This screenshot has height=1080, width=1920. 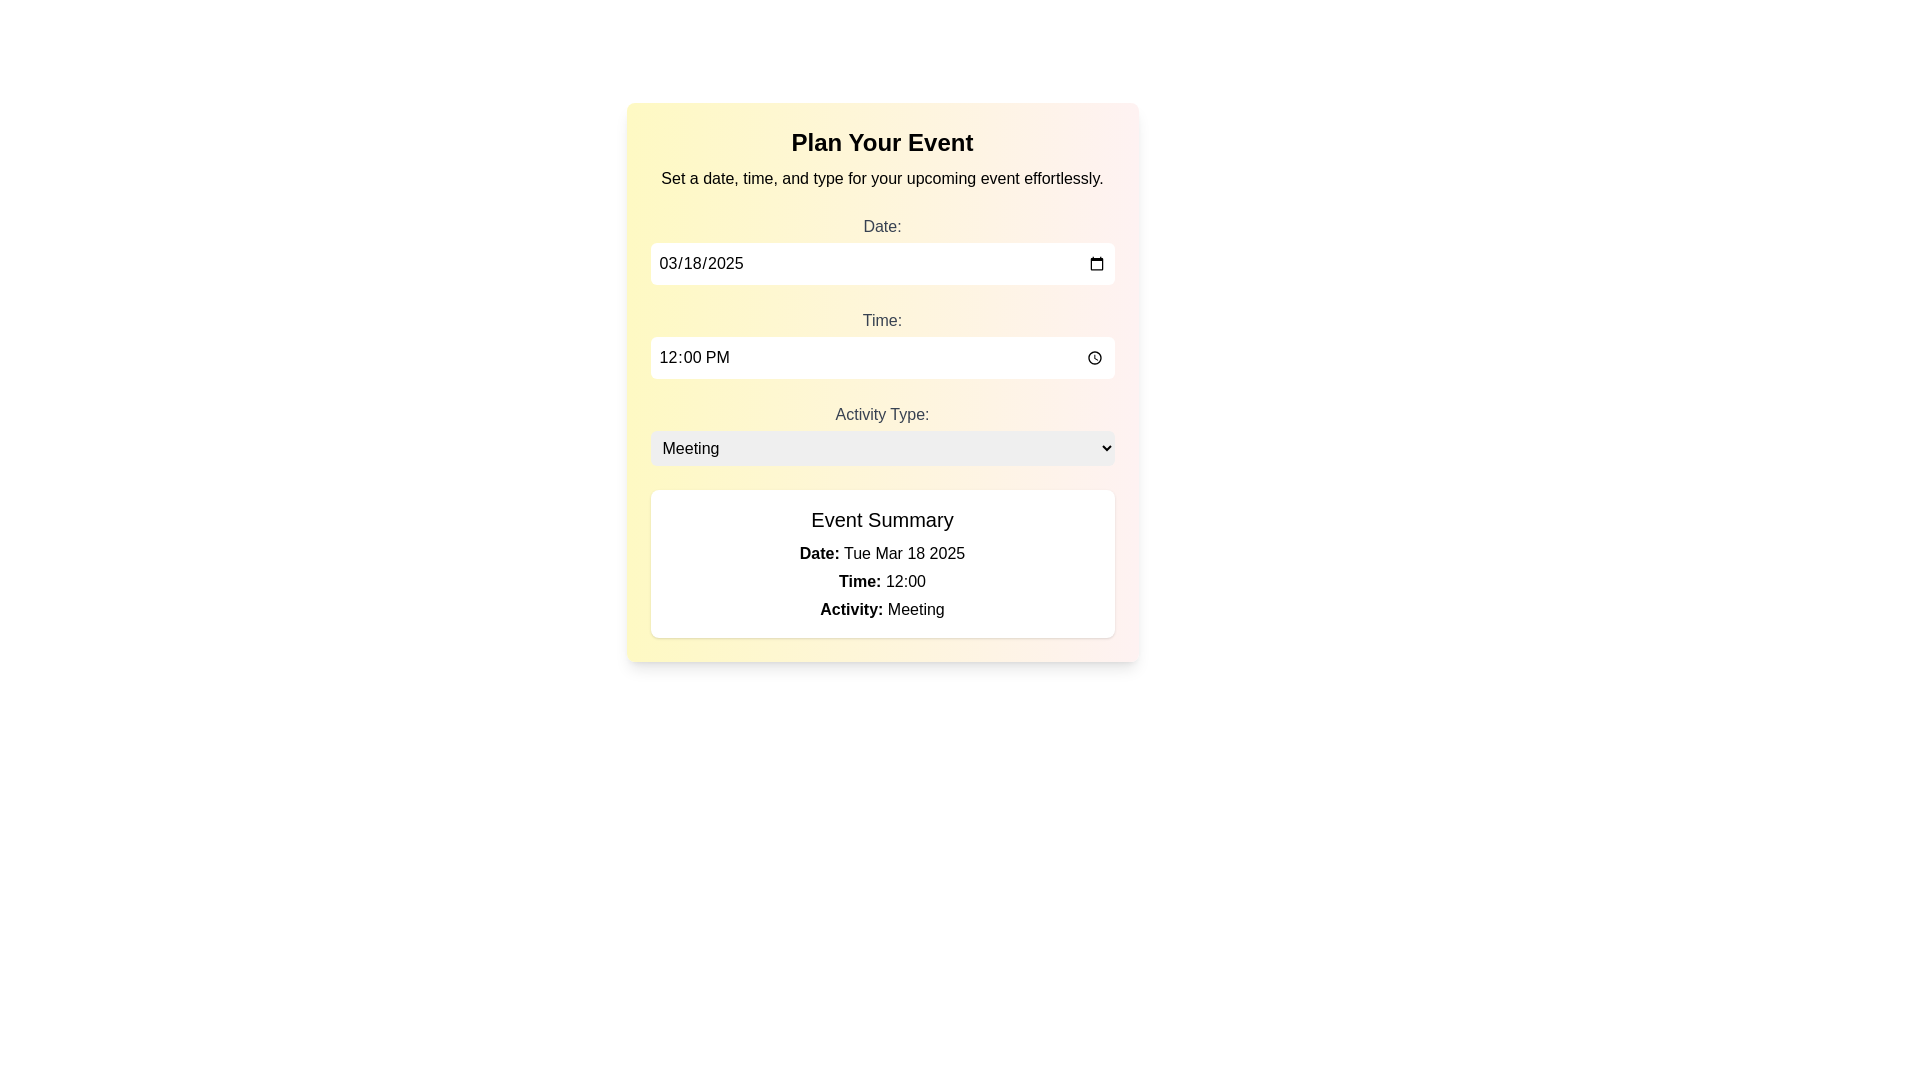 What do you see at coordinates (881, 357) in the screenshot?
I see `the time` at bounding box center [881, 357].